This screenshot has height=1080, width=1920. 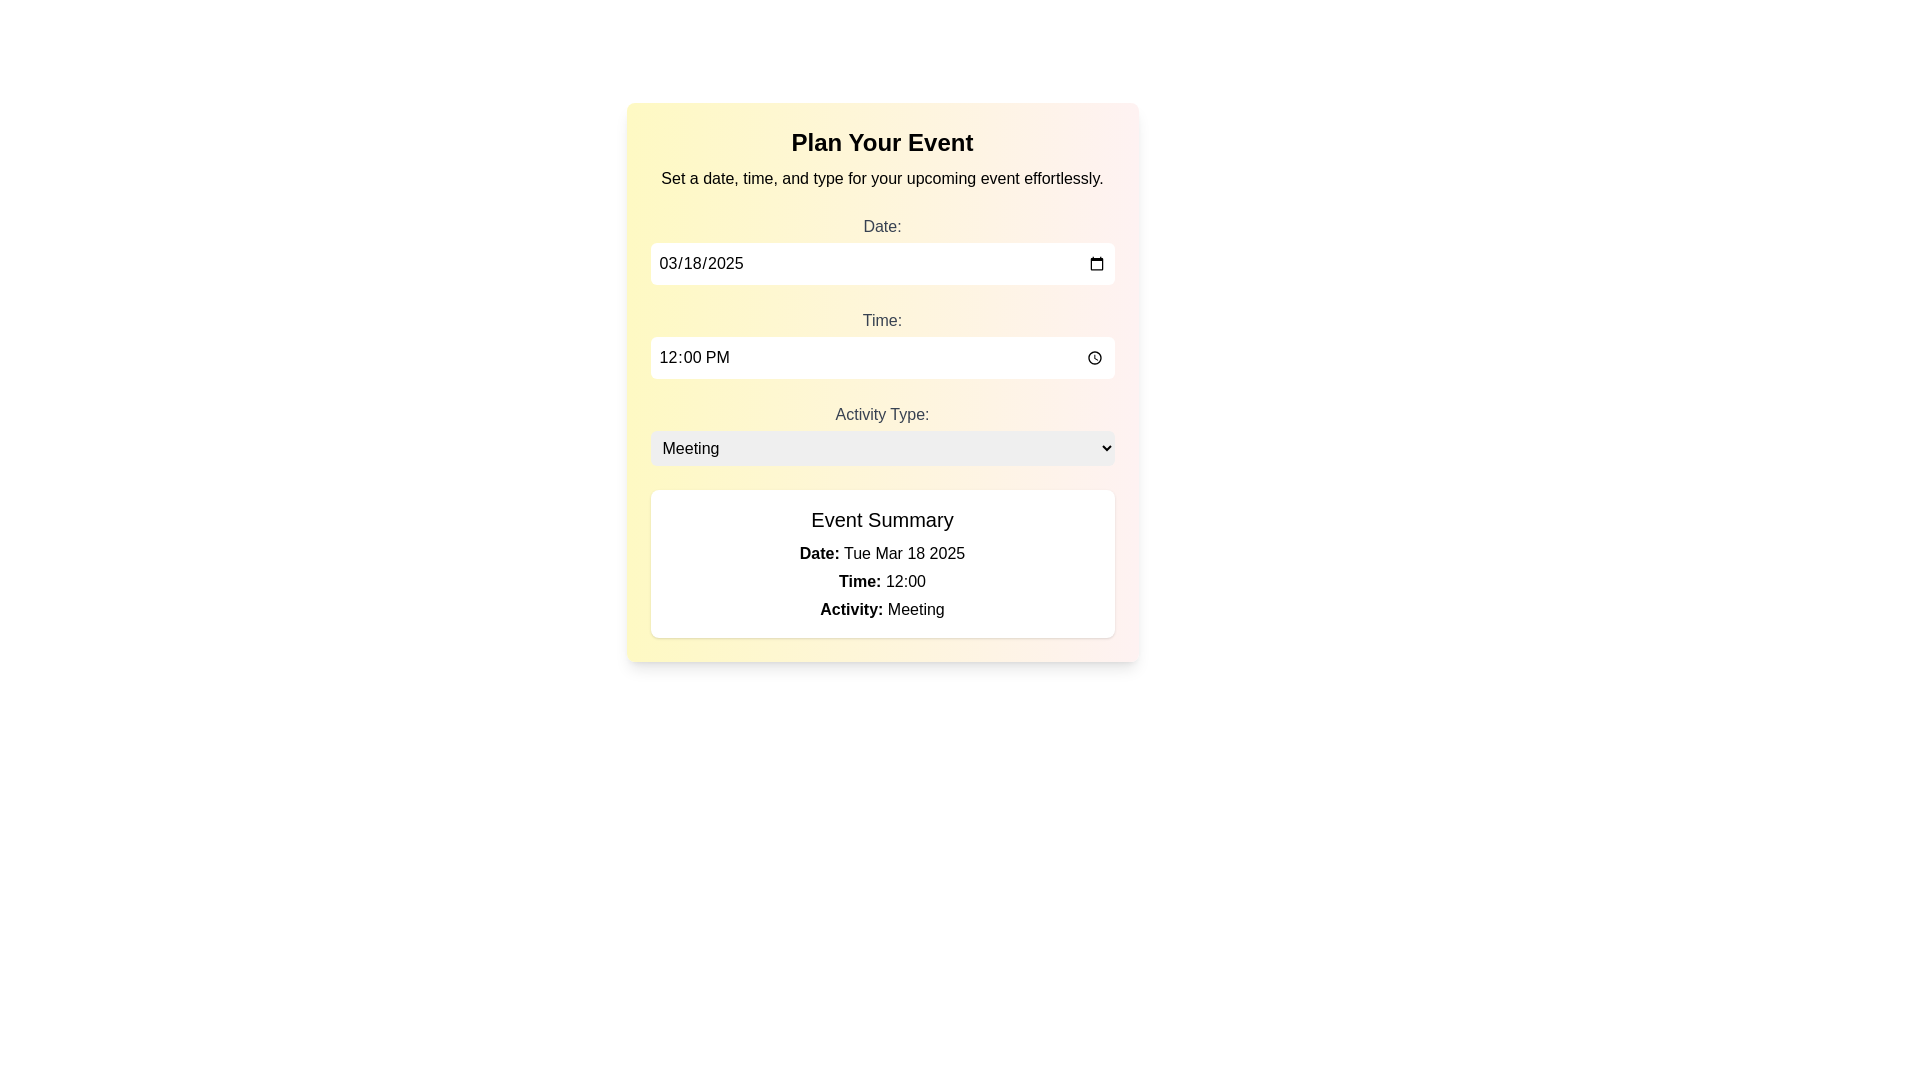 What do you see at coordinates (881, 357) in the screenshot?
I see `the time` at bounding box center [881, 357].